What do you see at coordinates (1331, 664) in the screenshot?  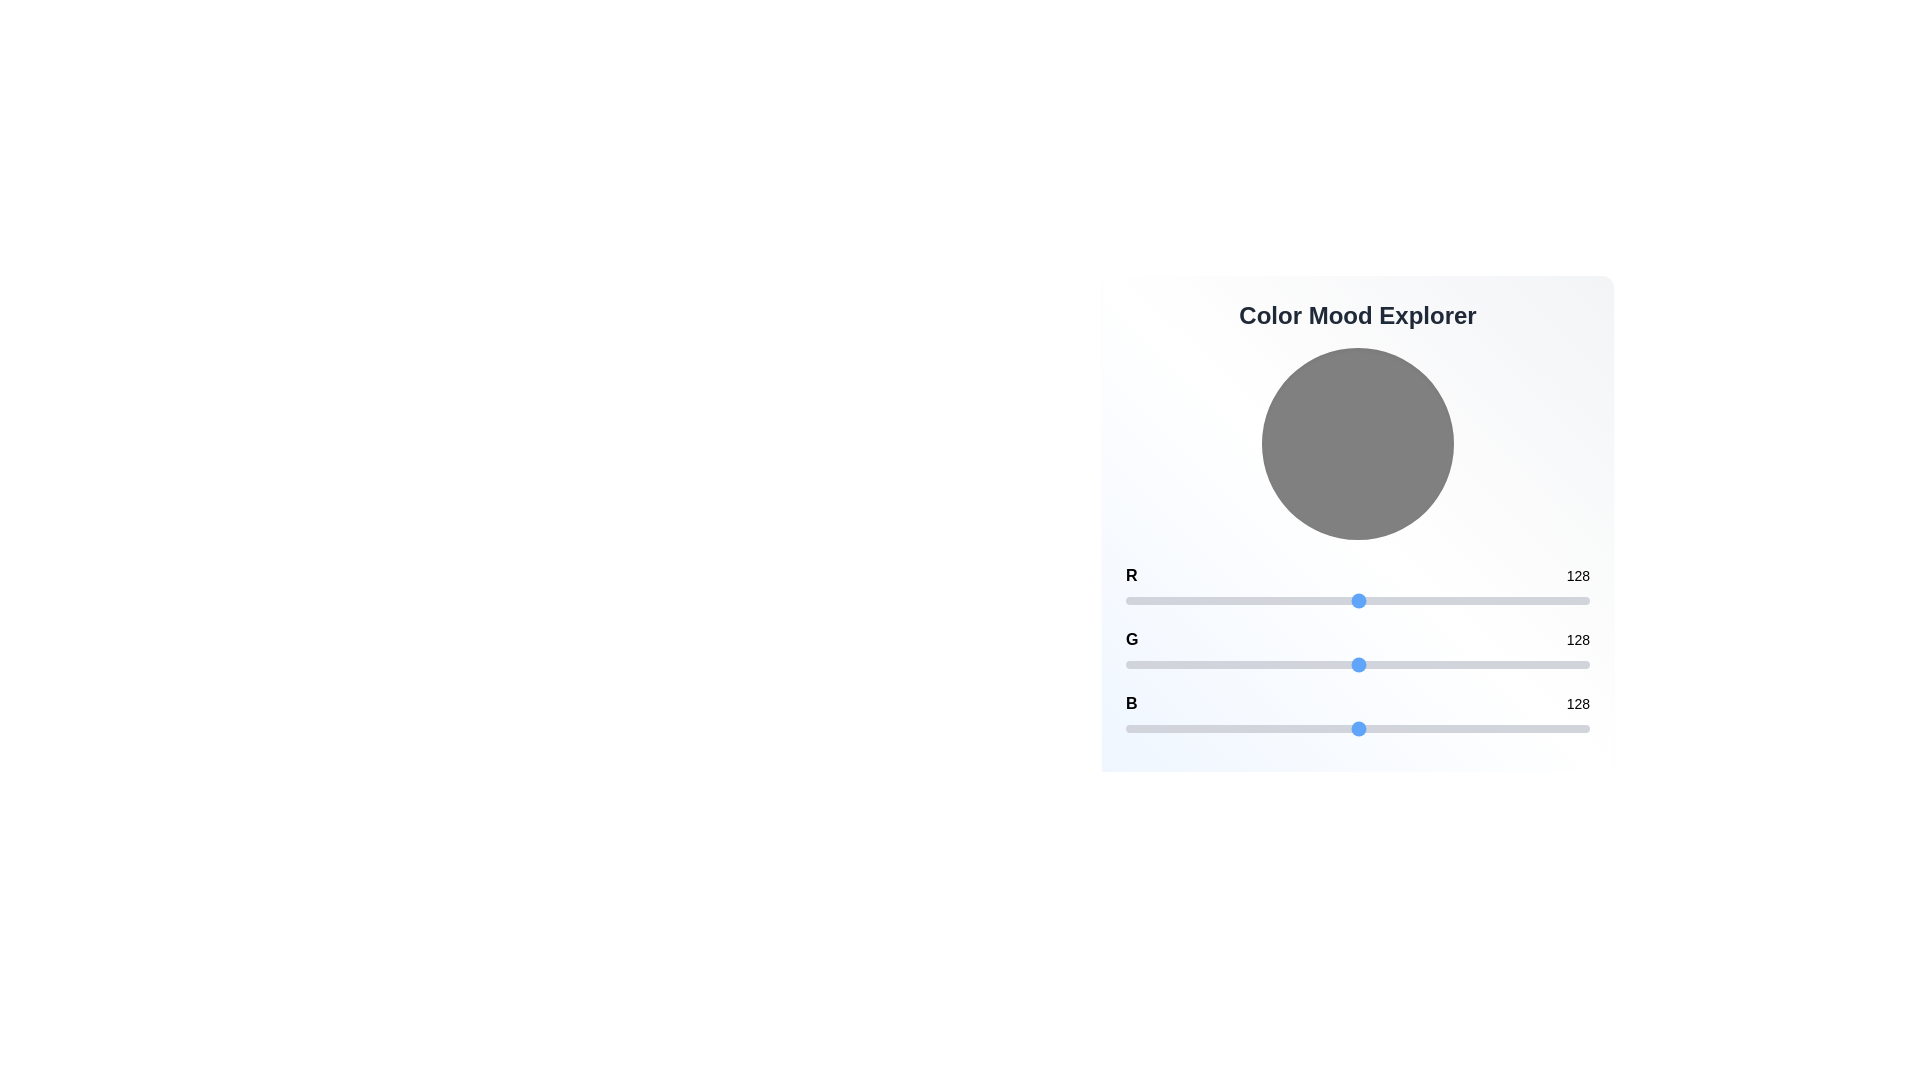 I see `the 1 slider to set its value to 113` at bounding box center [1331, 664].